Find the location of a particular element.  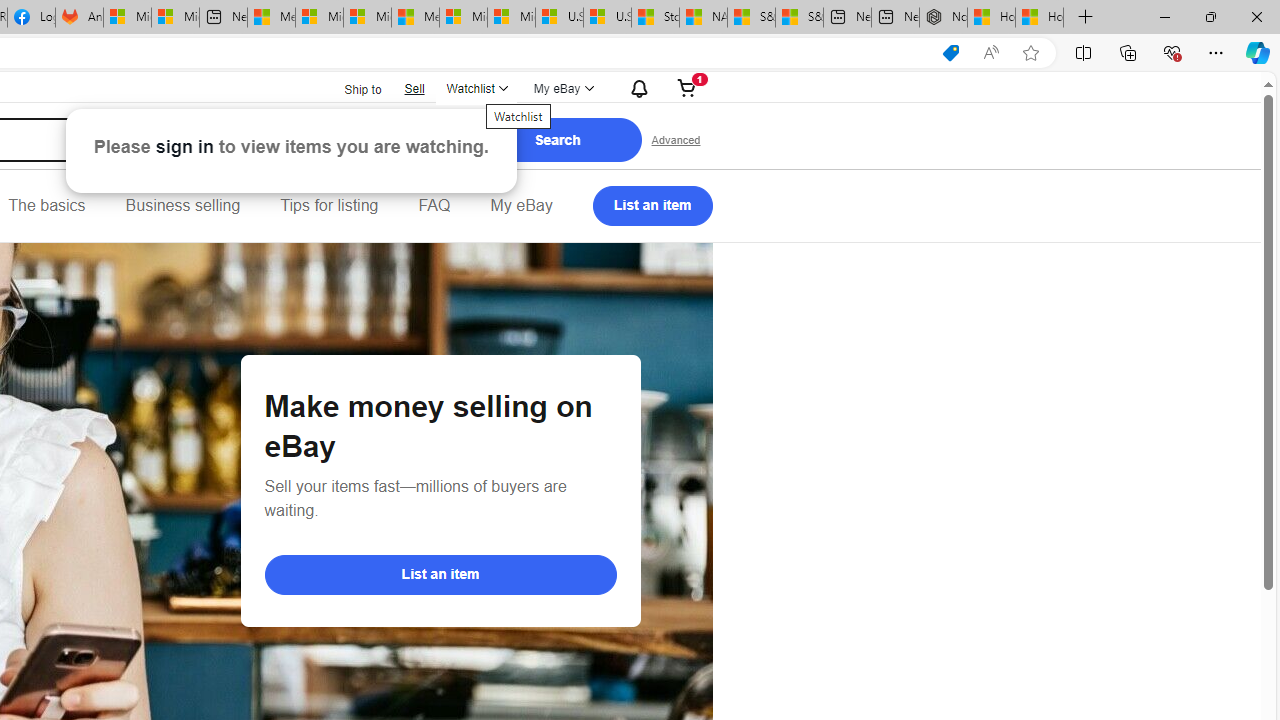

'This site has coupons! Shopping in Microsoft Edge' is located at coordinates (950, 52).